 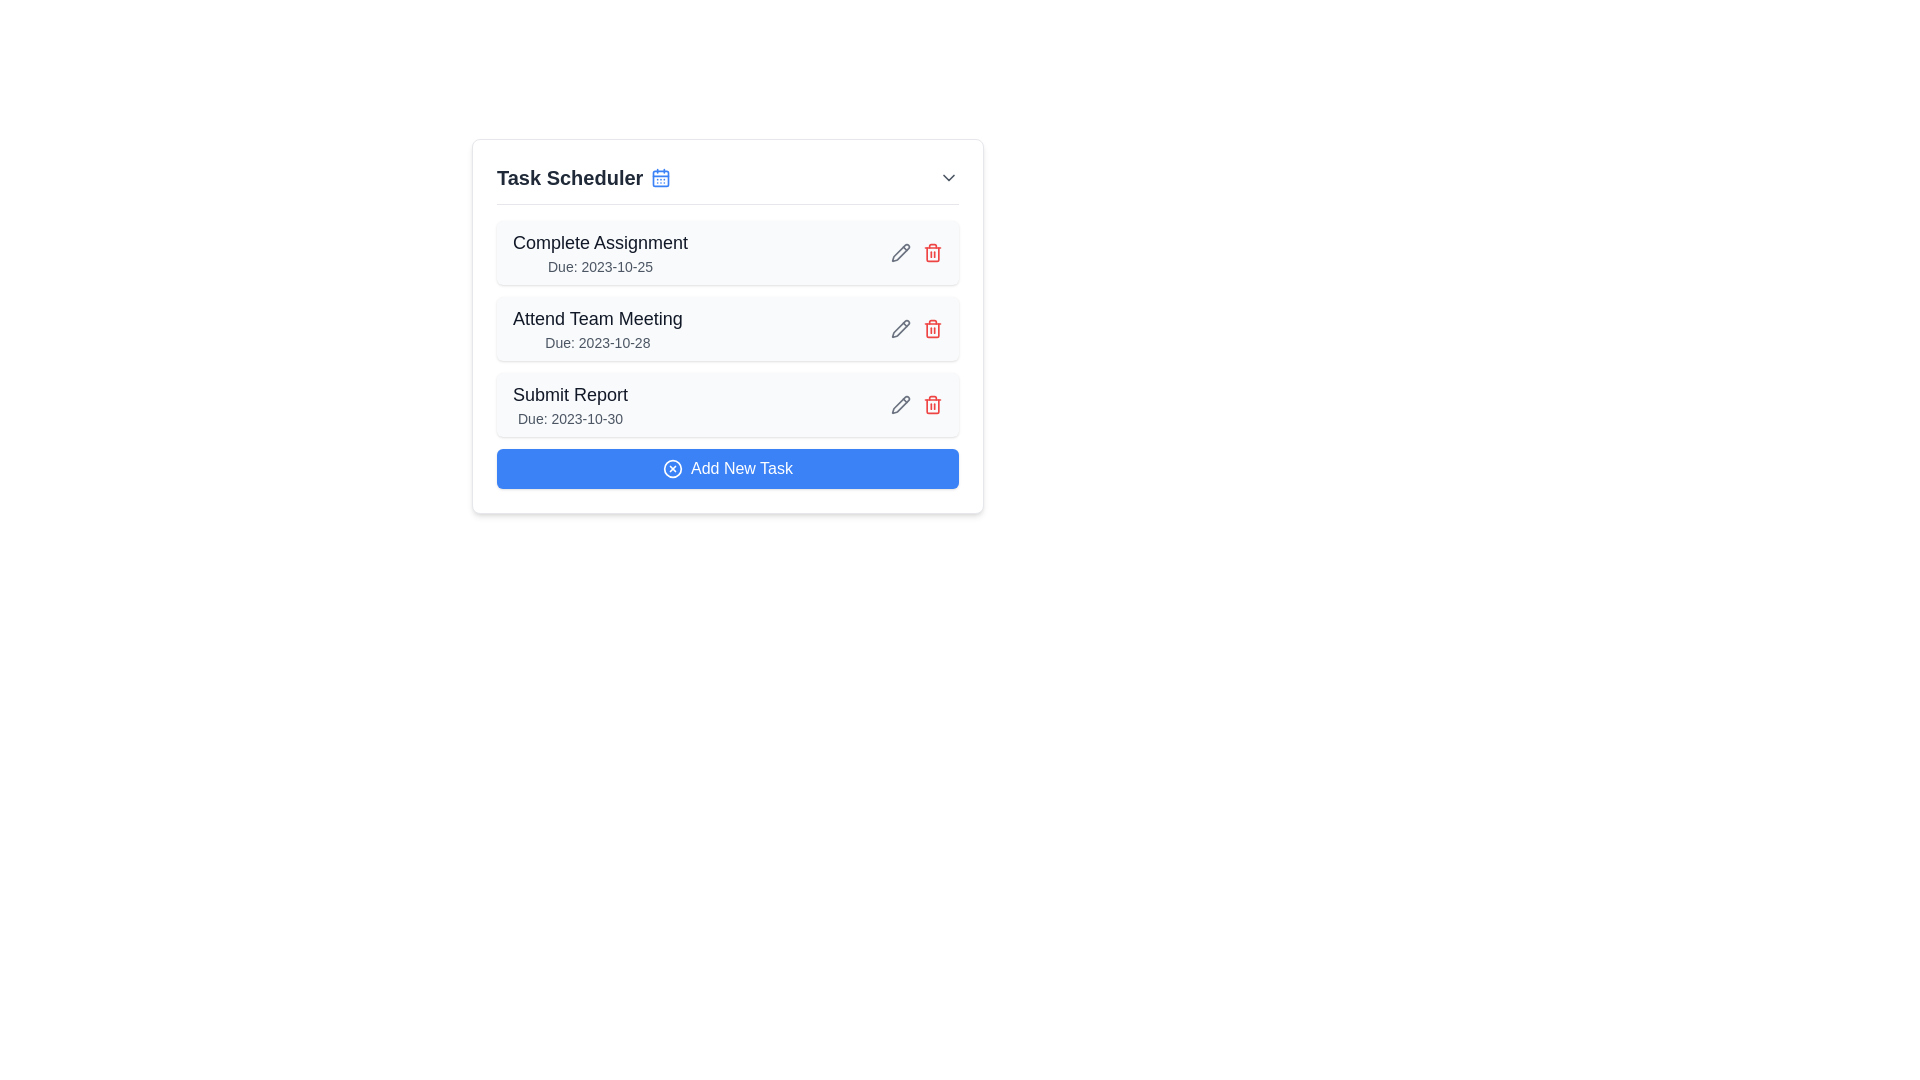 I want to click on the downward-facing chevron icon located in the upper-right corner of the 'Task Scheduler' section, so click(x=948, y=176).